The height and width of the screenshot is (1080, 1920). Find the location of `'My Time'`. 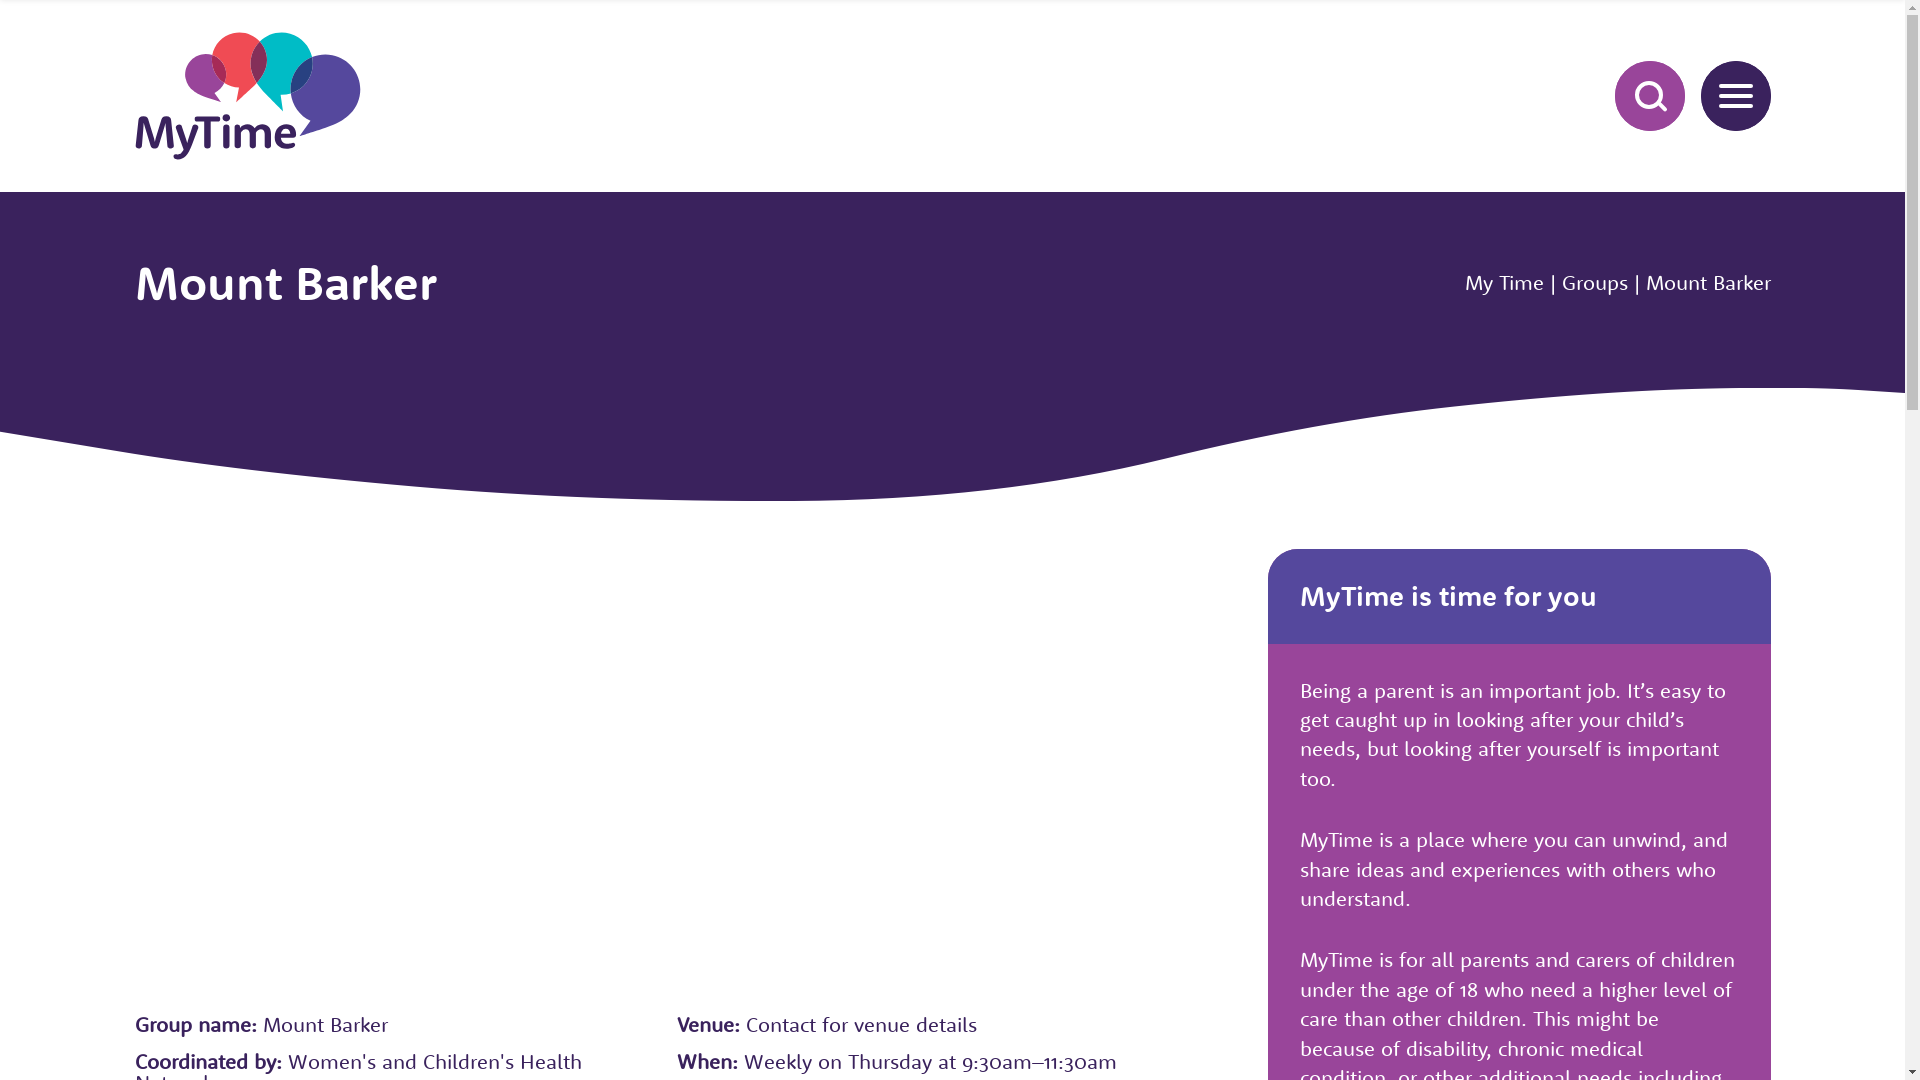

'My Time' is located at coordinates (1464, 281).